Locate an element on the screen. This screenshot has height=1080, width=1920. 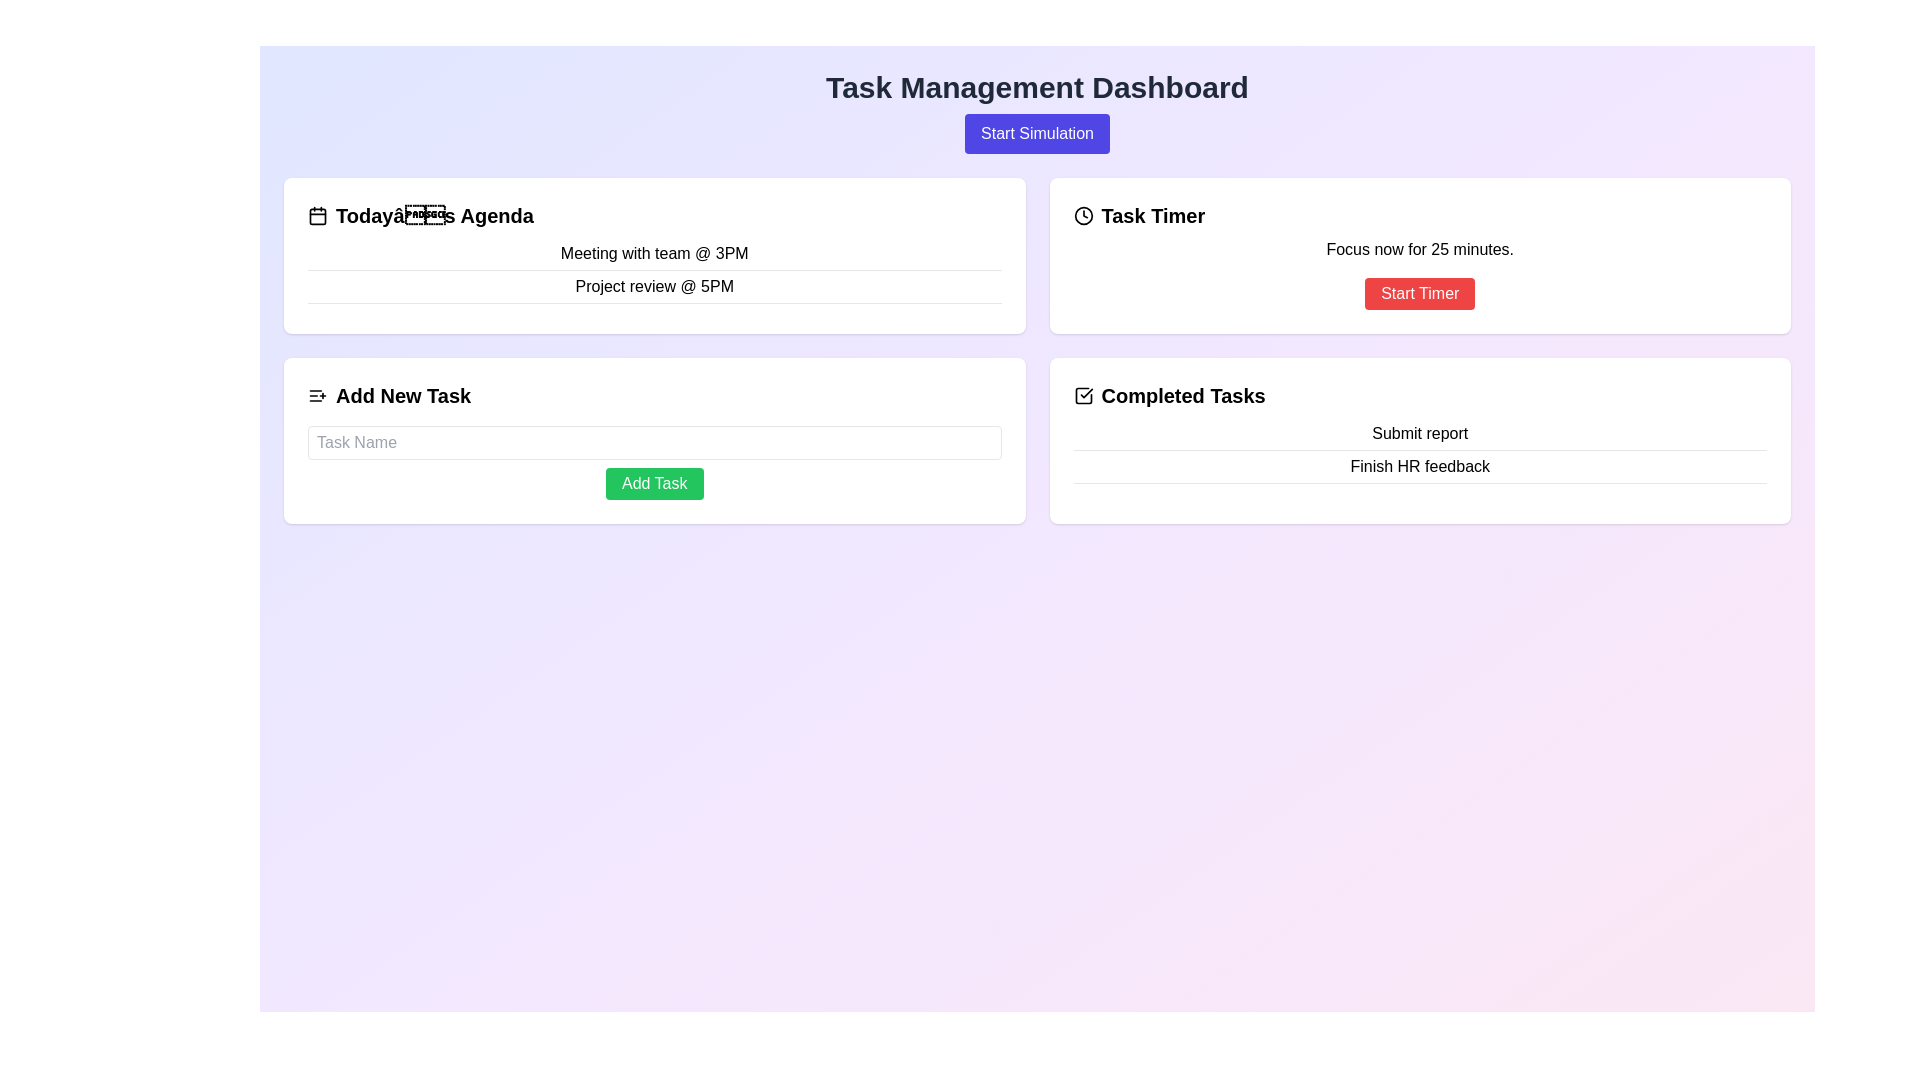
the 'Add New Task' icon, which is located to the left of the 'Add New Task' text in the bottom-left area of the interface is located at coordinates (316, 396).